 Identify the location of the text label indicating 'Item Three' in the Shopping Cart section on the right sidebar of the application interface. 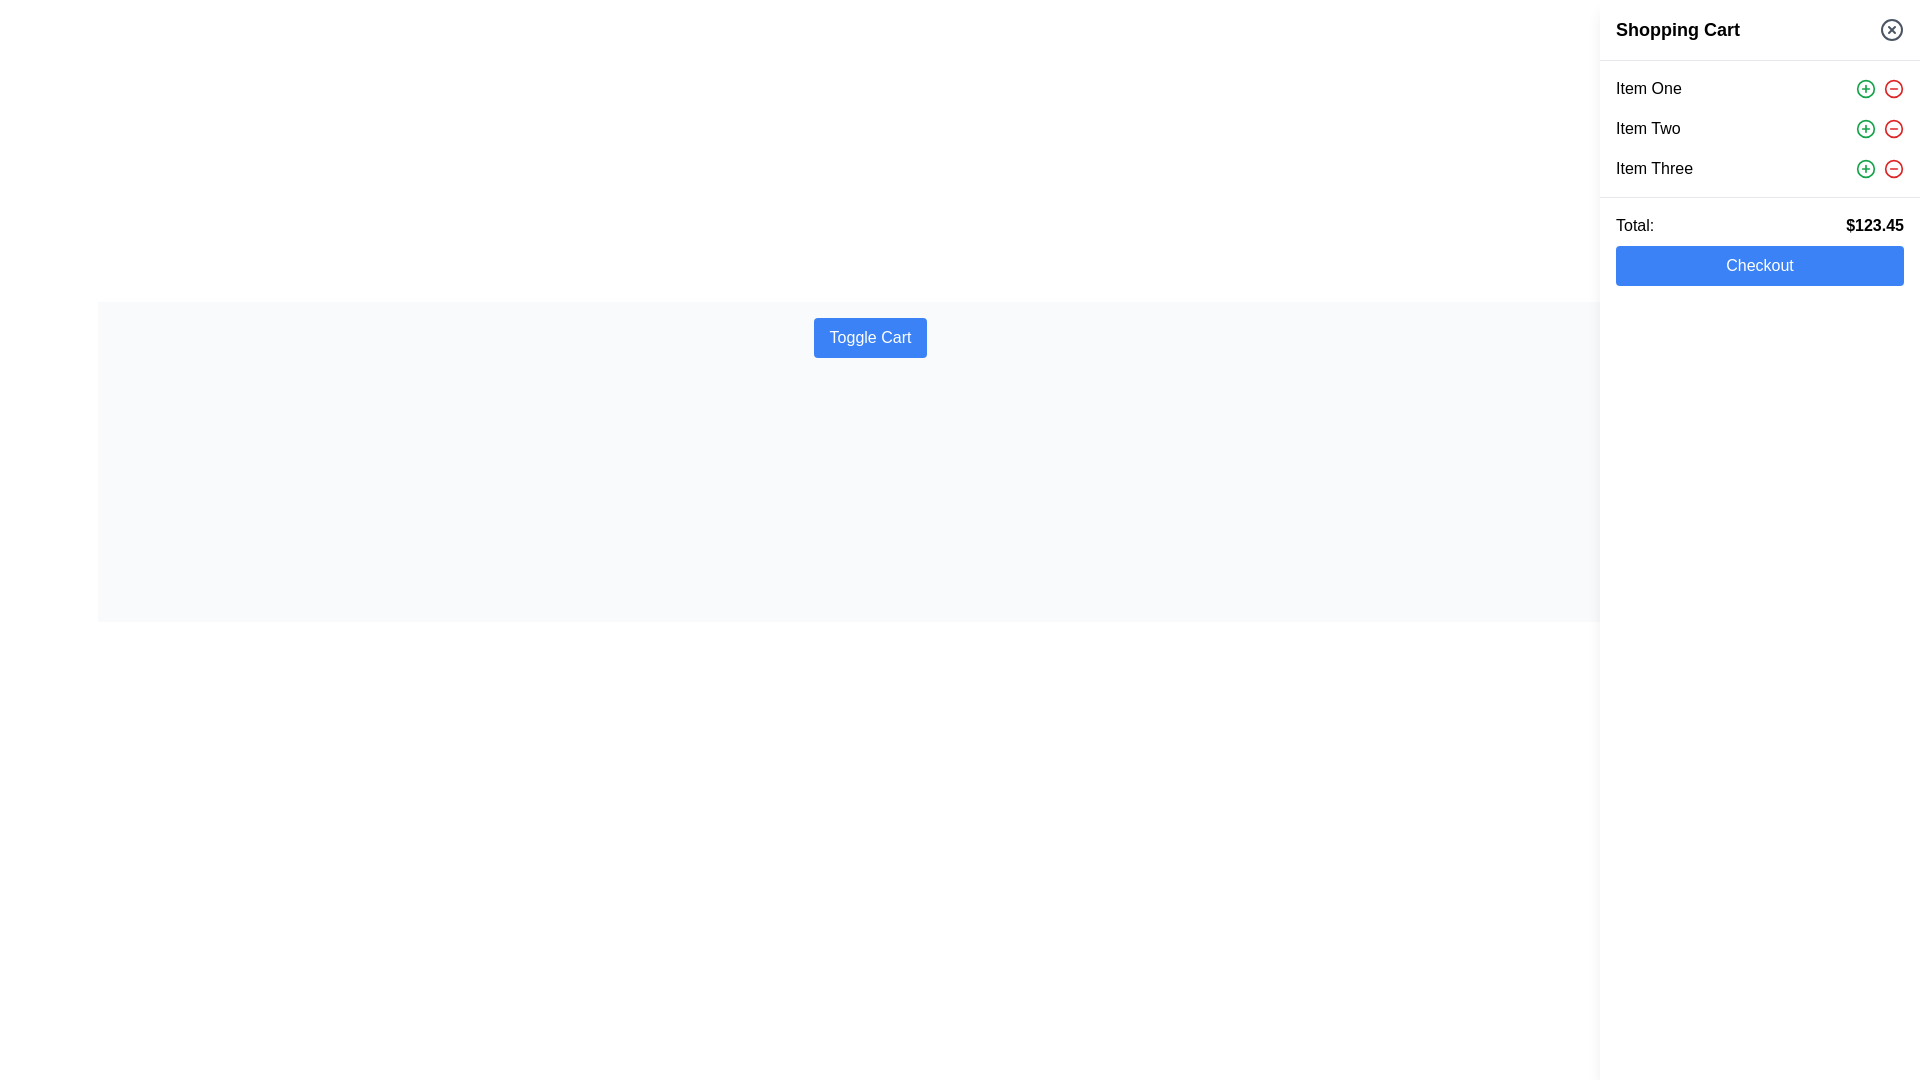
(1654, 168).